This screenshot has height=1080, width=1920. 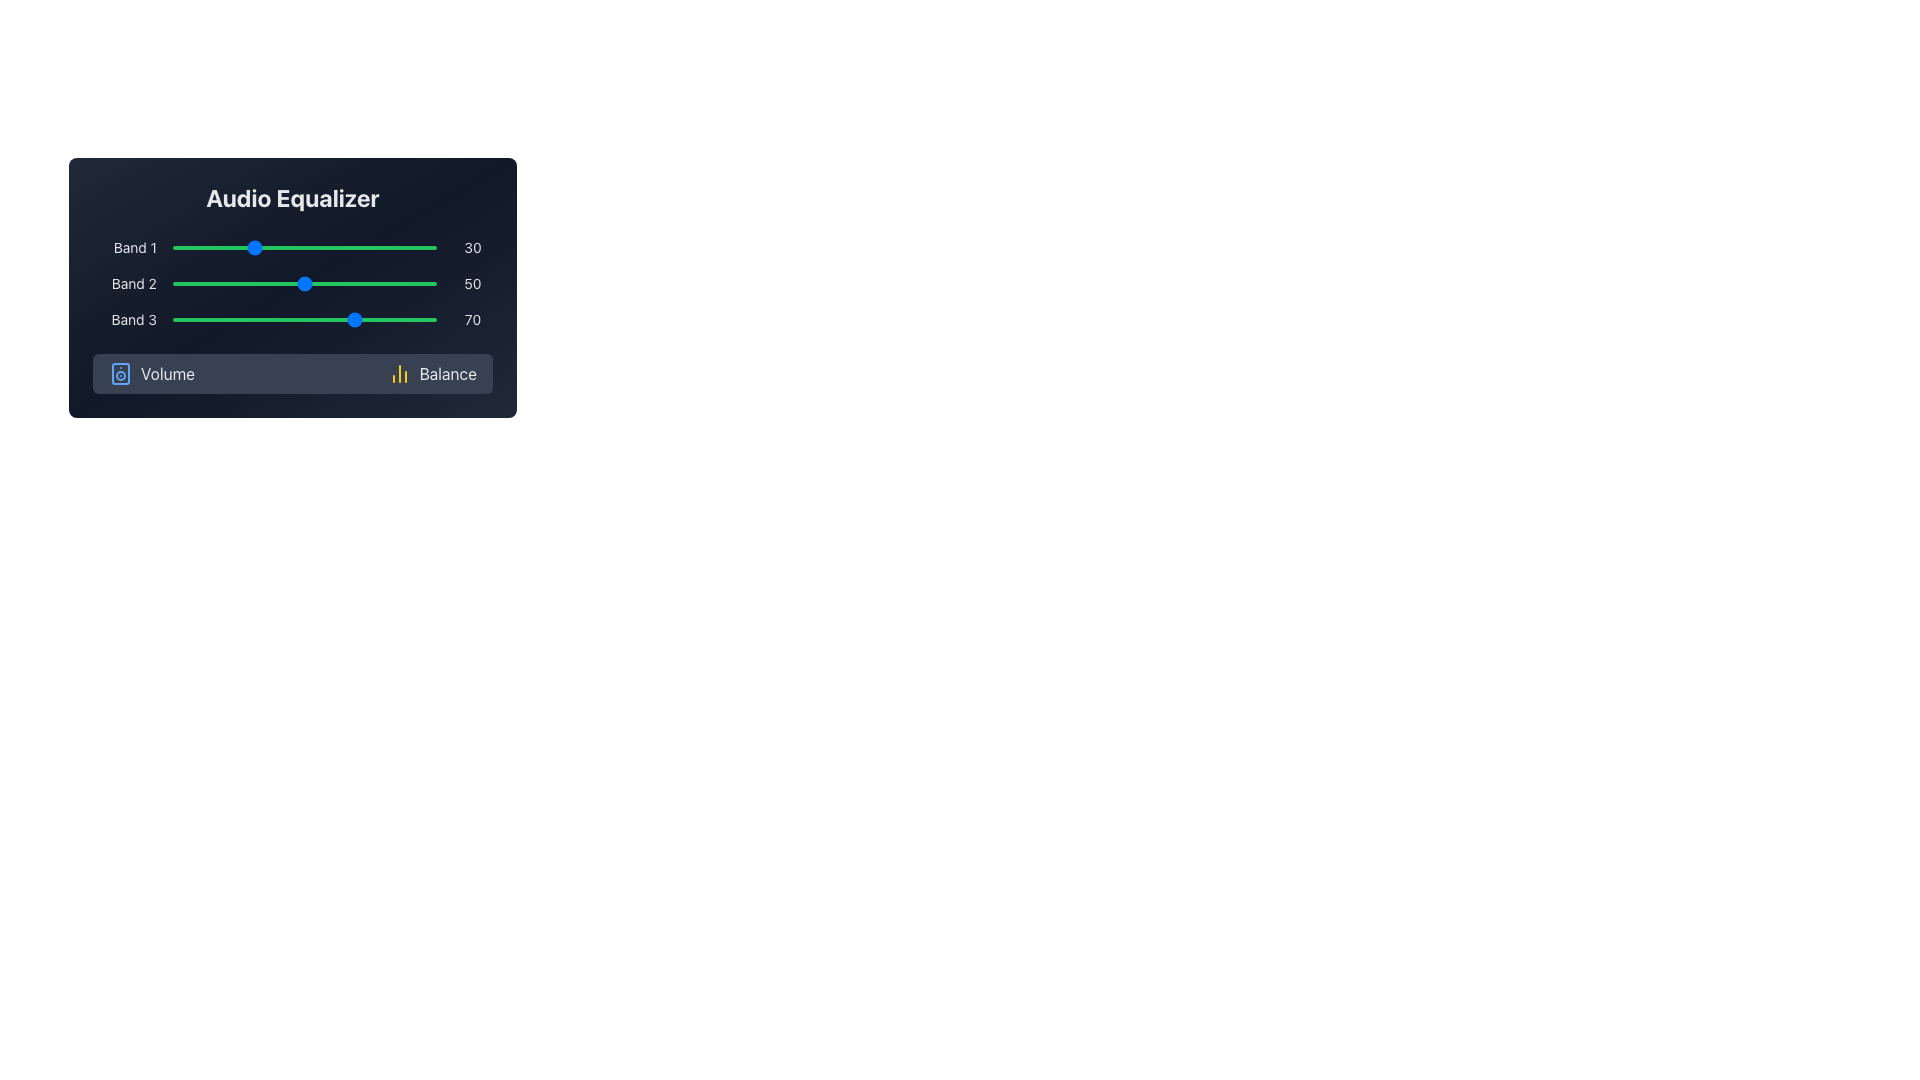 What do you see at coordinates (401, 319) in the screenshot?
I see `the Band 3 slider` at bounding box center [401, 319].